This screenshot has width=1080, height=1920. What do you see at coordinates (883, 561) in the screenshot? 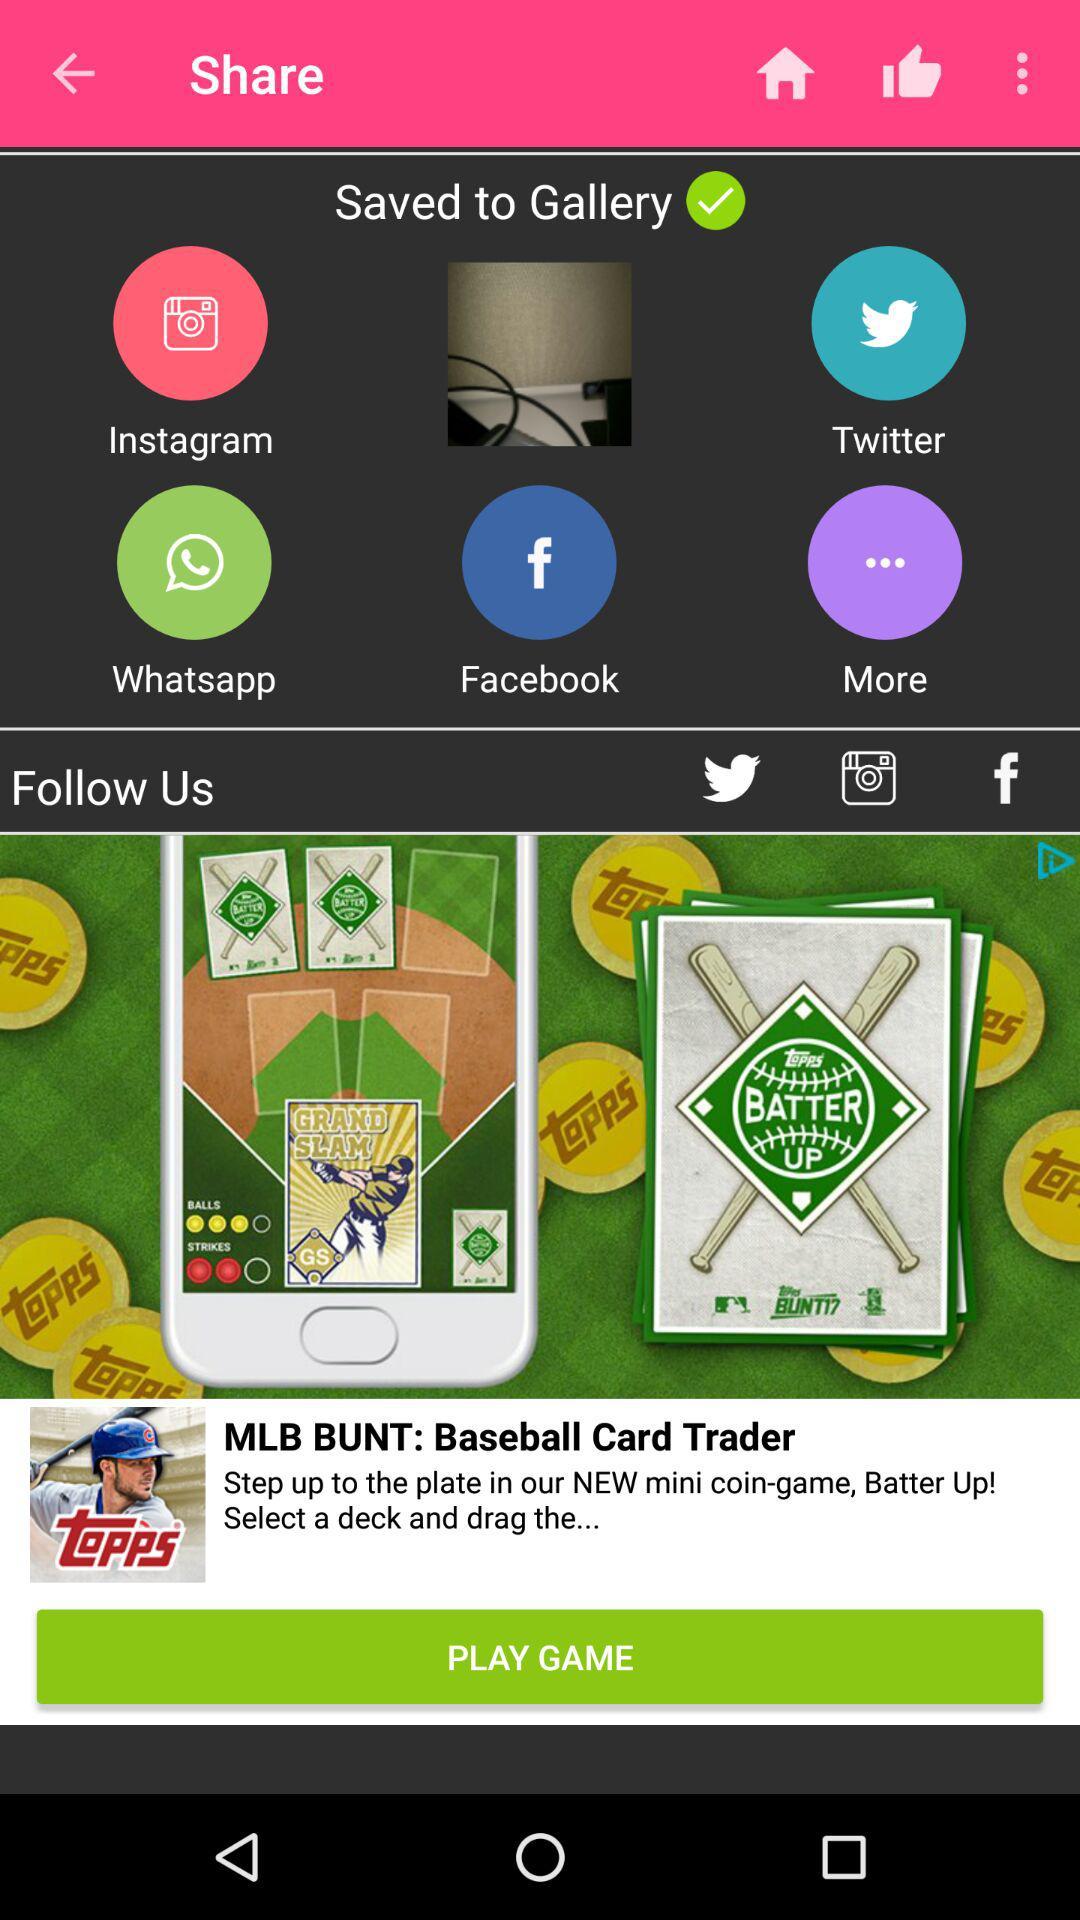
I see `more` at bounding box center [883, 561].